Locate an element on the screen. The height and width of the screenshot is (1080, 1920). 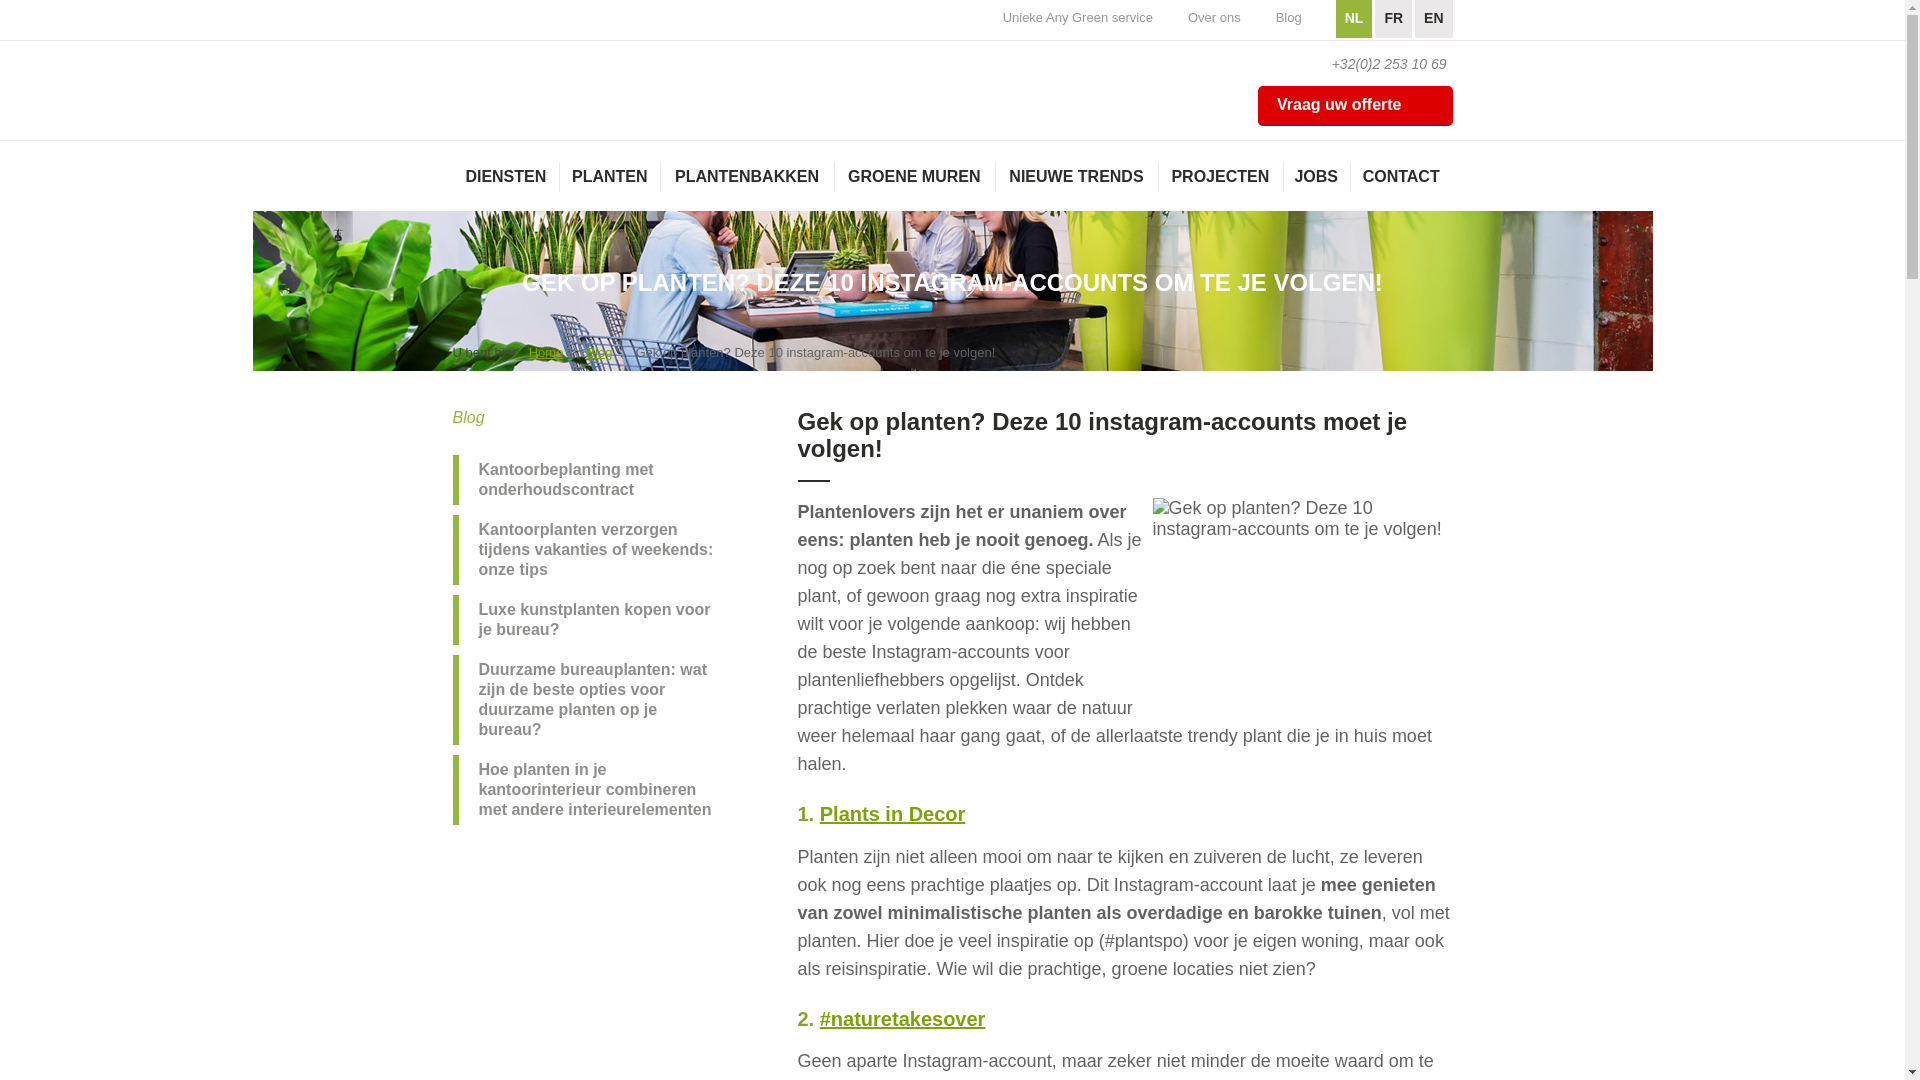
'FR' is located at coordinates (1392, 19).